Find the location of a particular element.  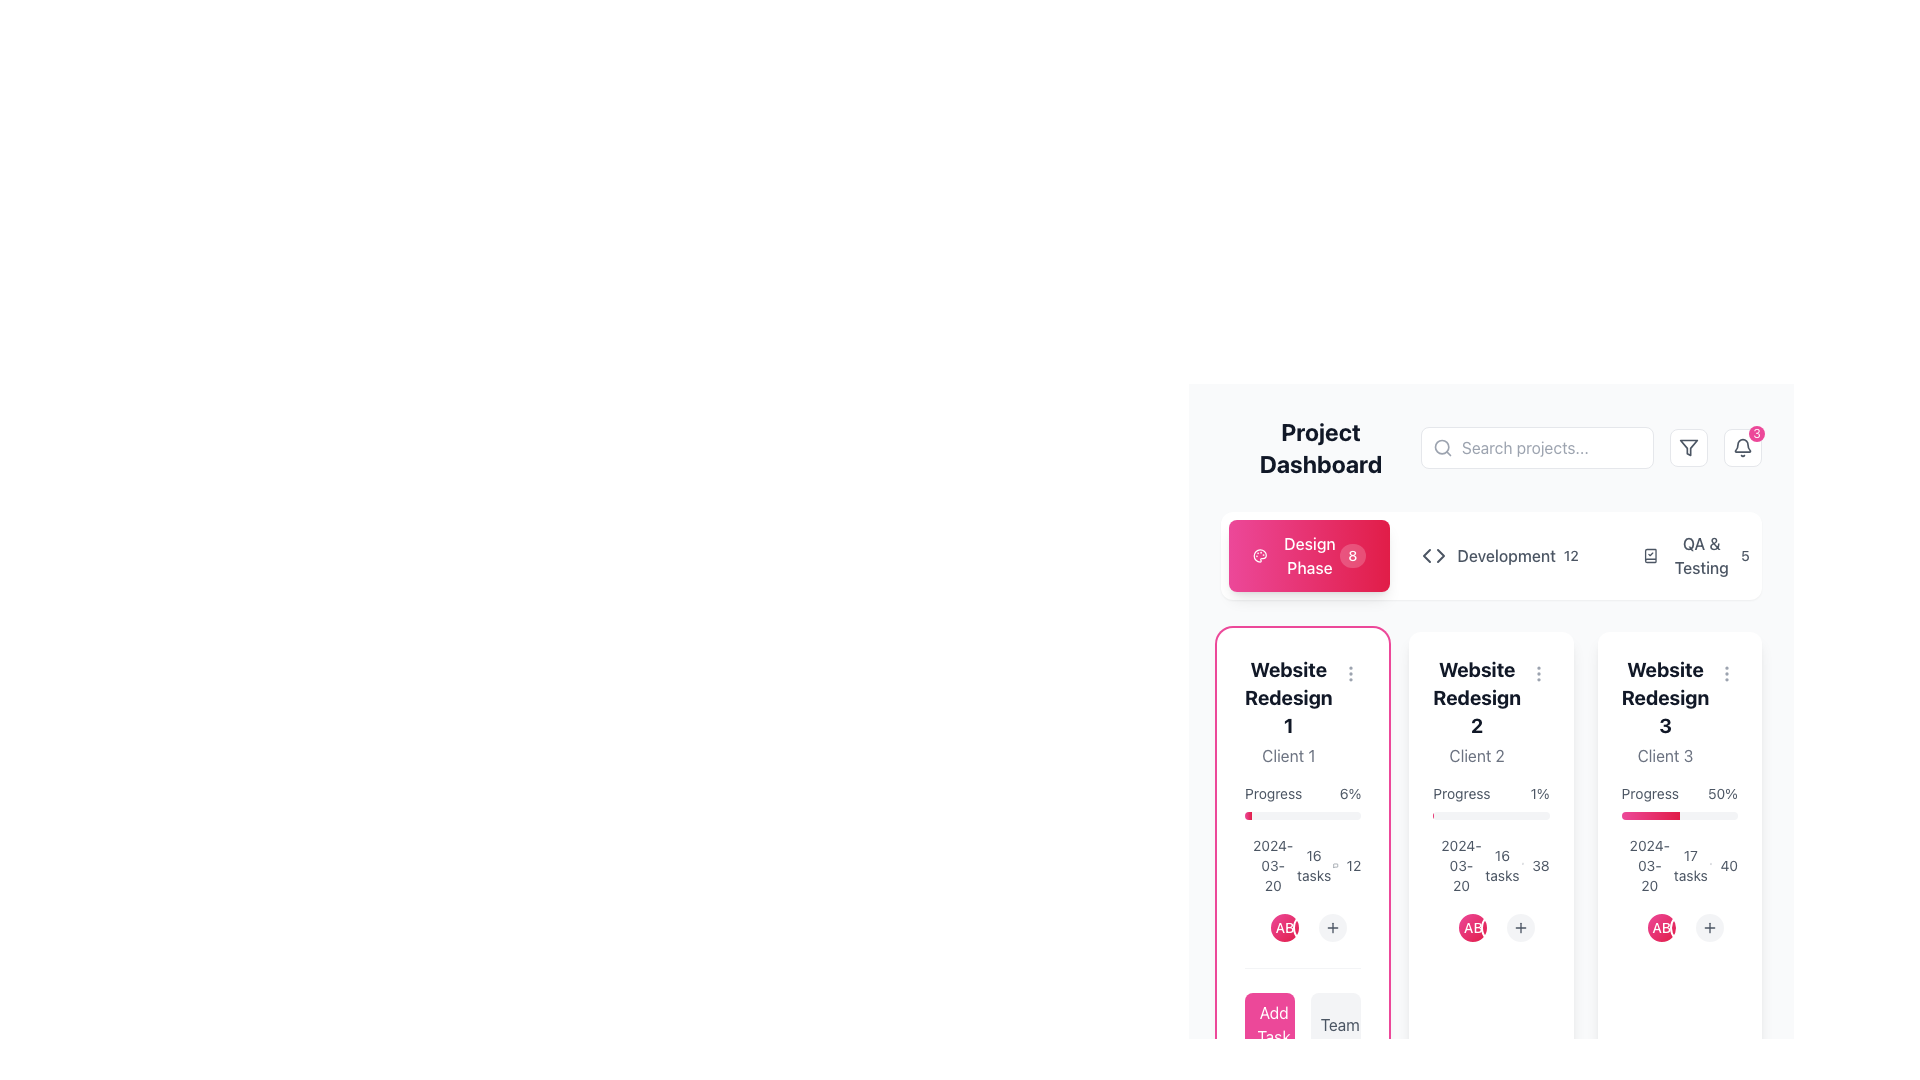

the label displaying '16 tasks' with a clock icon, located under the progress bar in the first card of the grid for the project 'Website Redesign 1' is located at coordinates (1303, 865).